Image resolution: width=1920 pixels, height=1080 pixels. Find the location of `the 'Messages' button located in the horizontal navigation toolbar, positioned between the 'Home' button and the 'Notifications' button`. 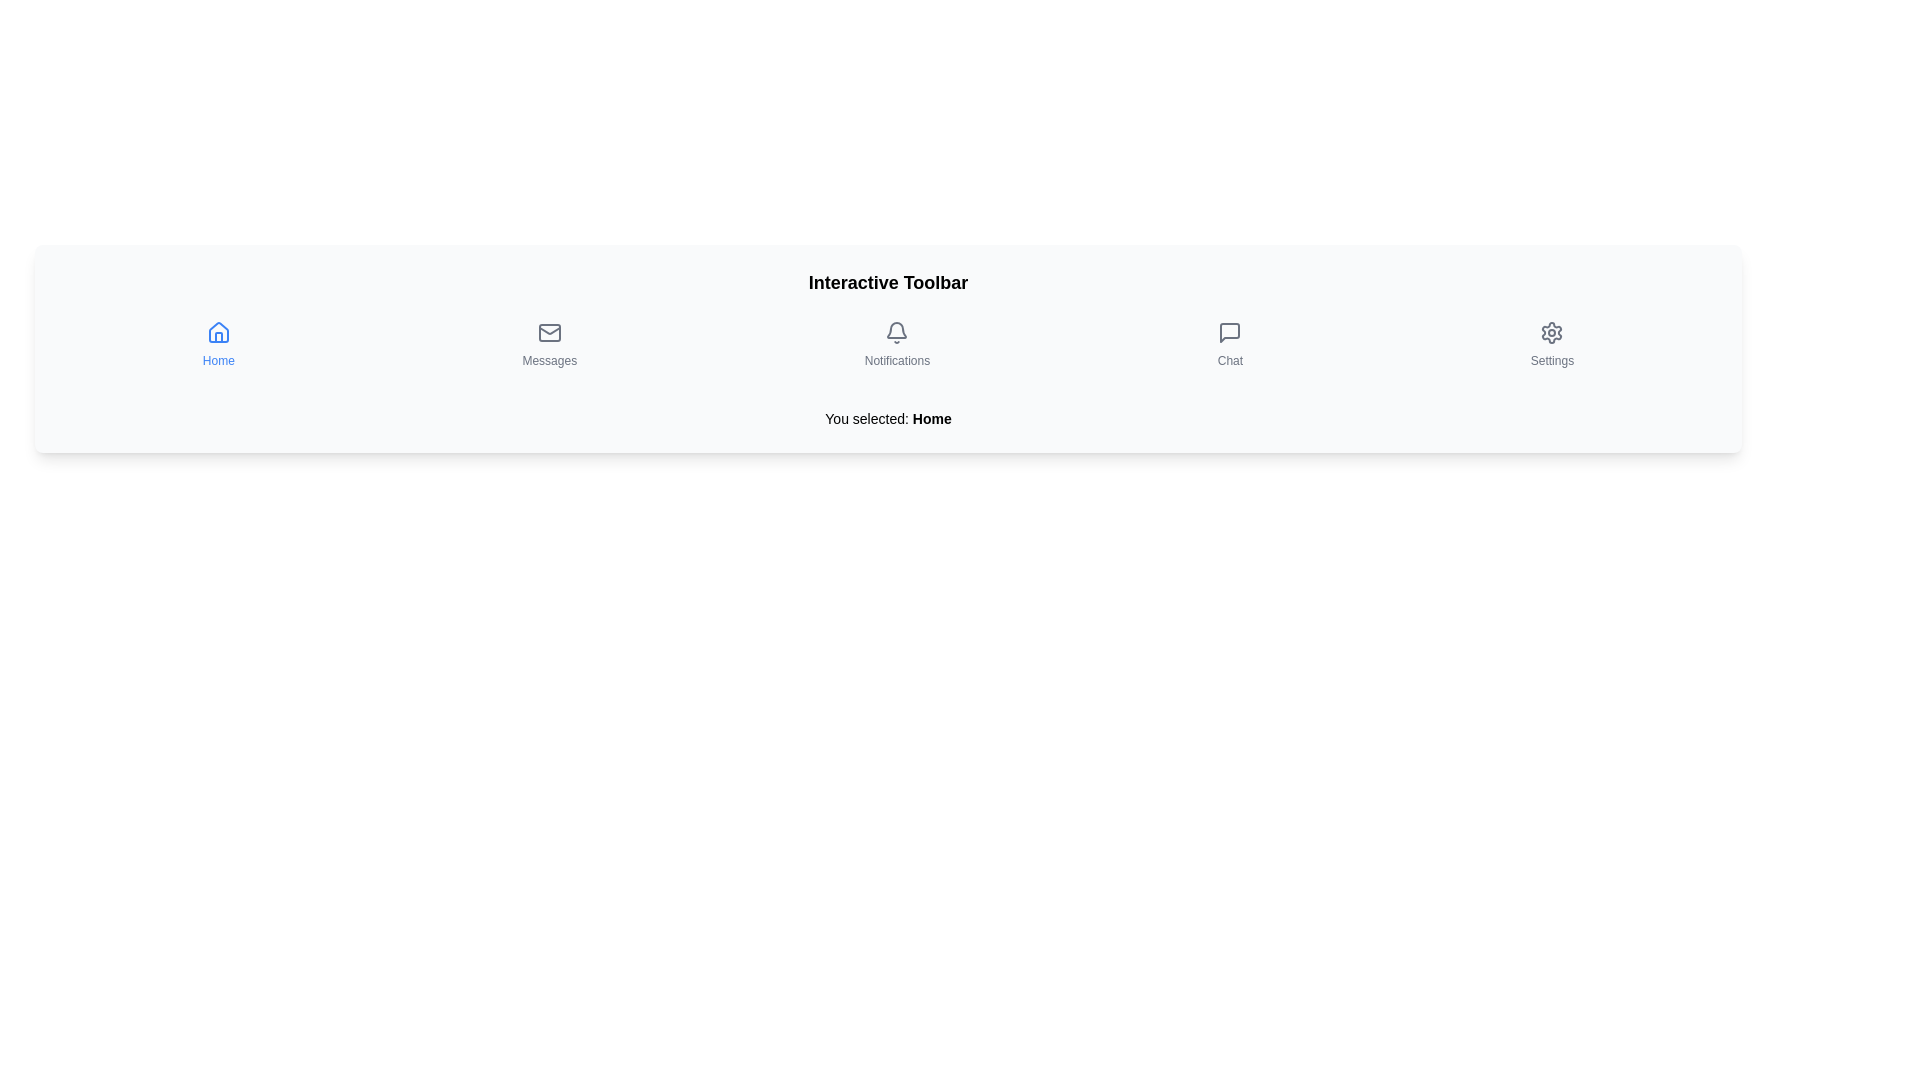

the 'Messages' button located in the horizontal navigation toolbar, positioned between the 'Home' button and the 'Notifications' button is located at coordinates (549, 343).